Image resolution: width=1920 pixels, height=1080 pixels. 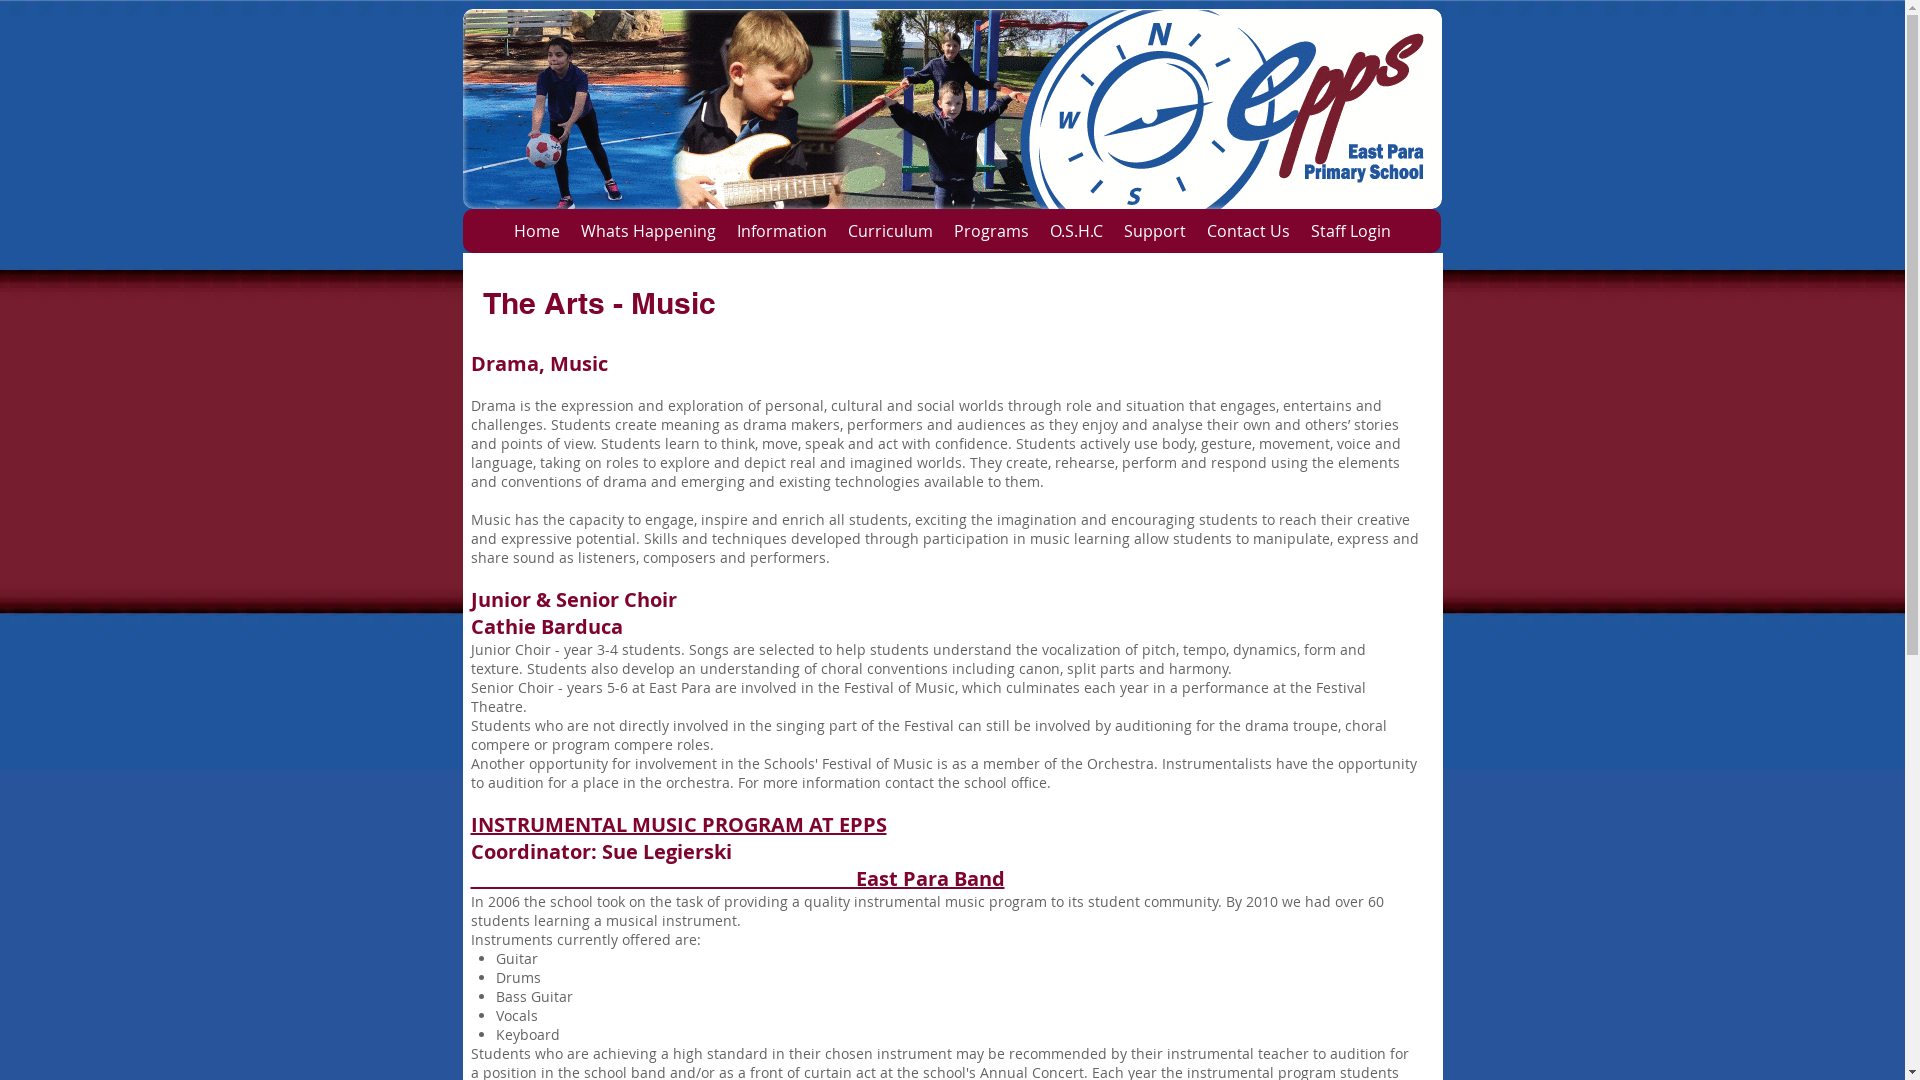 I want to click on 'Contact Us', so click(x=1195, y=230).